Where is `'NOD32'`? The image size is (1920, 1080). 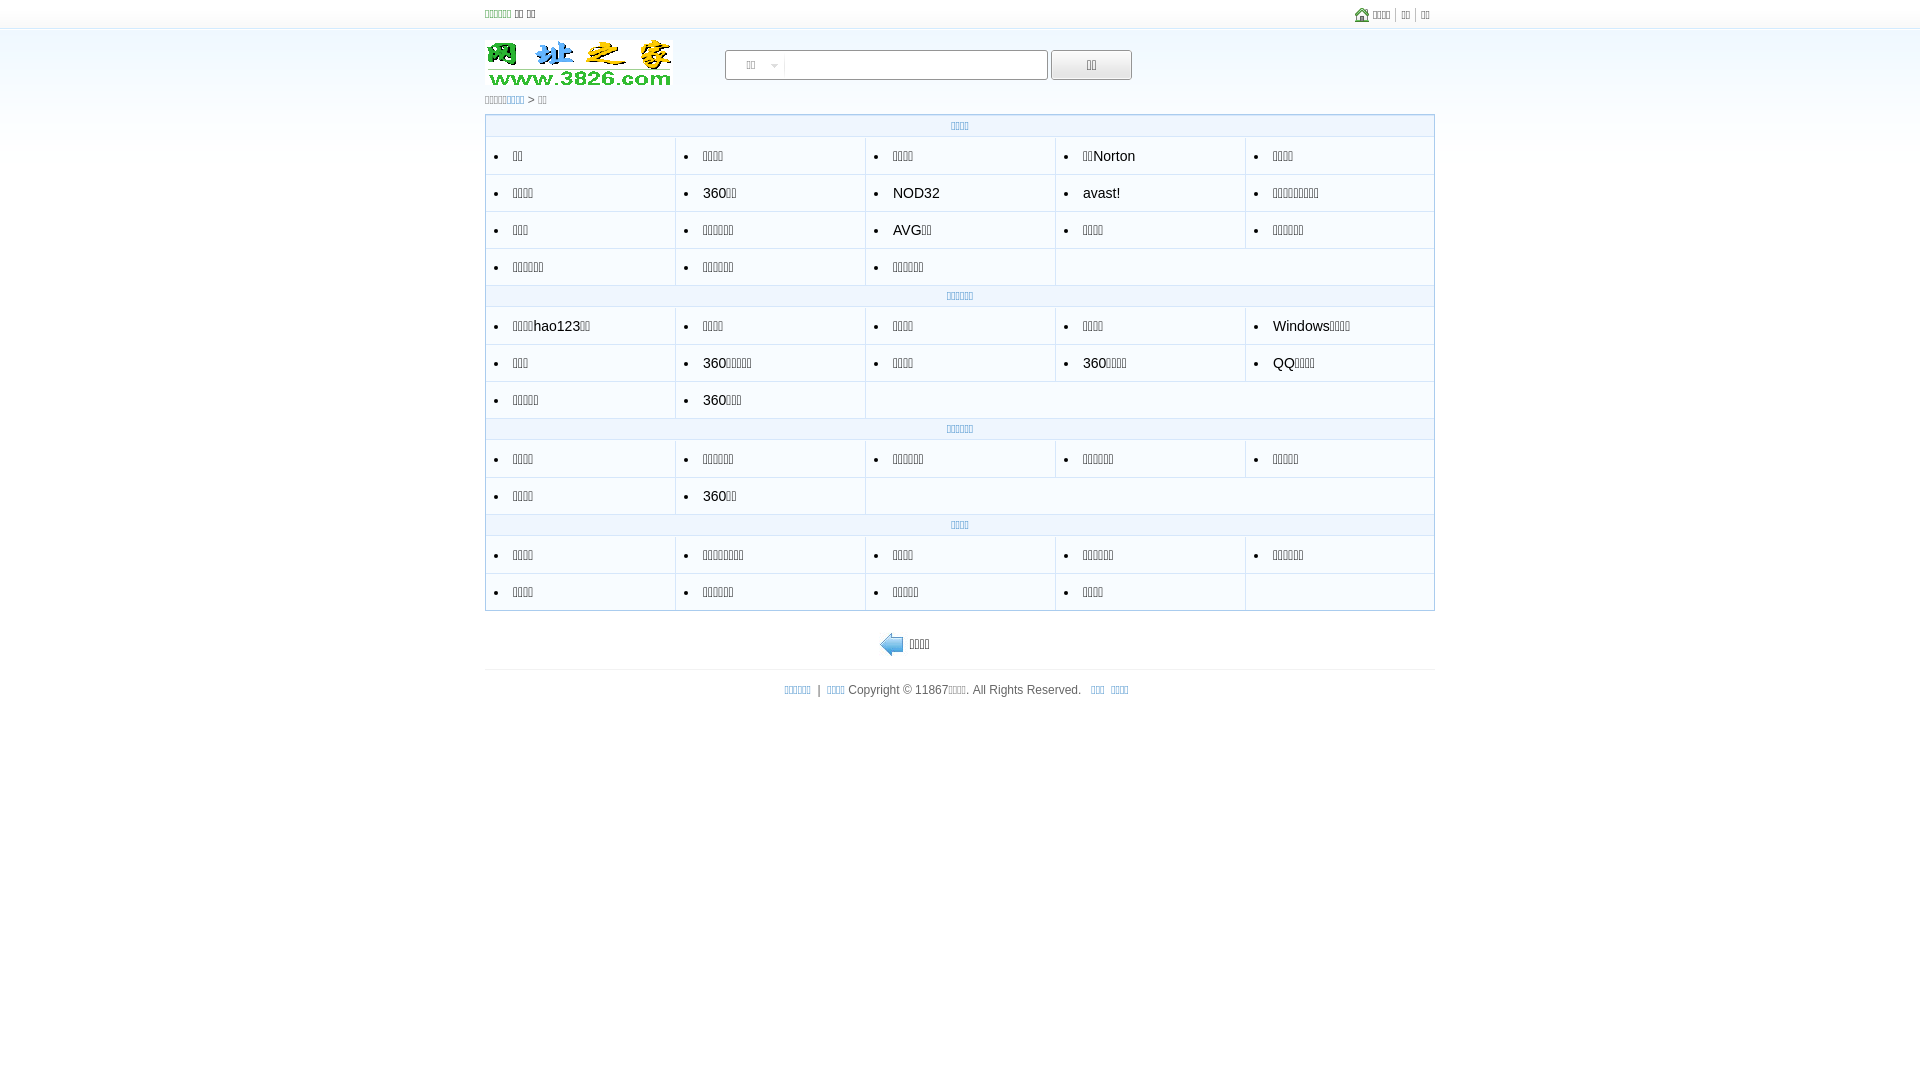
'NOD32' is located at coordinates (915, 192).